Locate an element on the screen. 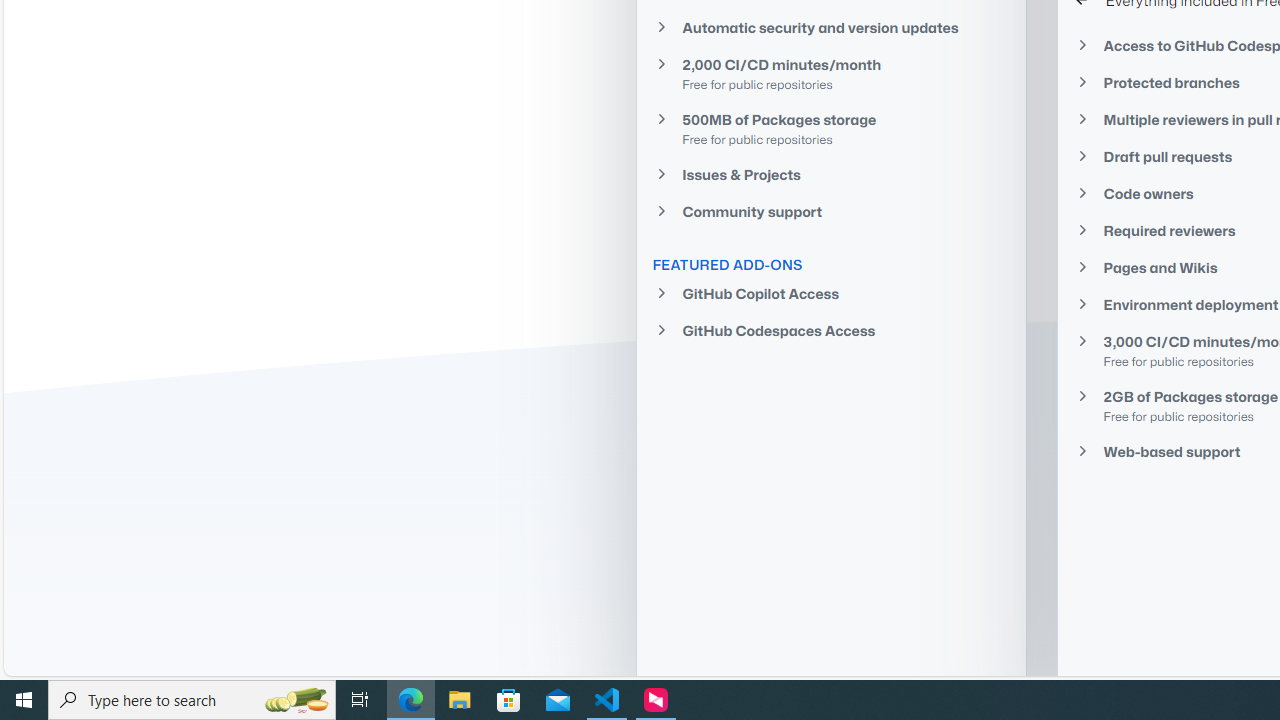 The height and width of the screenshot is (720, 1280). 'GitHub Copilot Access' is located at coordinates (830, 294).